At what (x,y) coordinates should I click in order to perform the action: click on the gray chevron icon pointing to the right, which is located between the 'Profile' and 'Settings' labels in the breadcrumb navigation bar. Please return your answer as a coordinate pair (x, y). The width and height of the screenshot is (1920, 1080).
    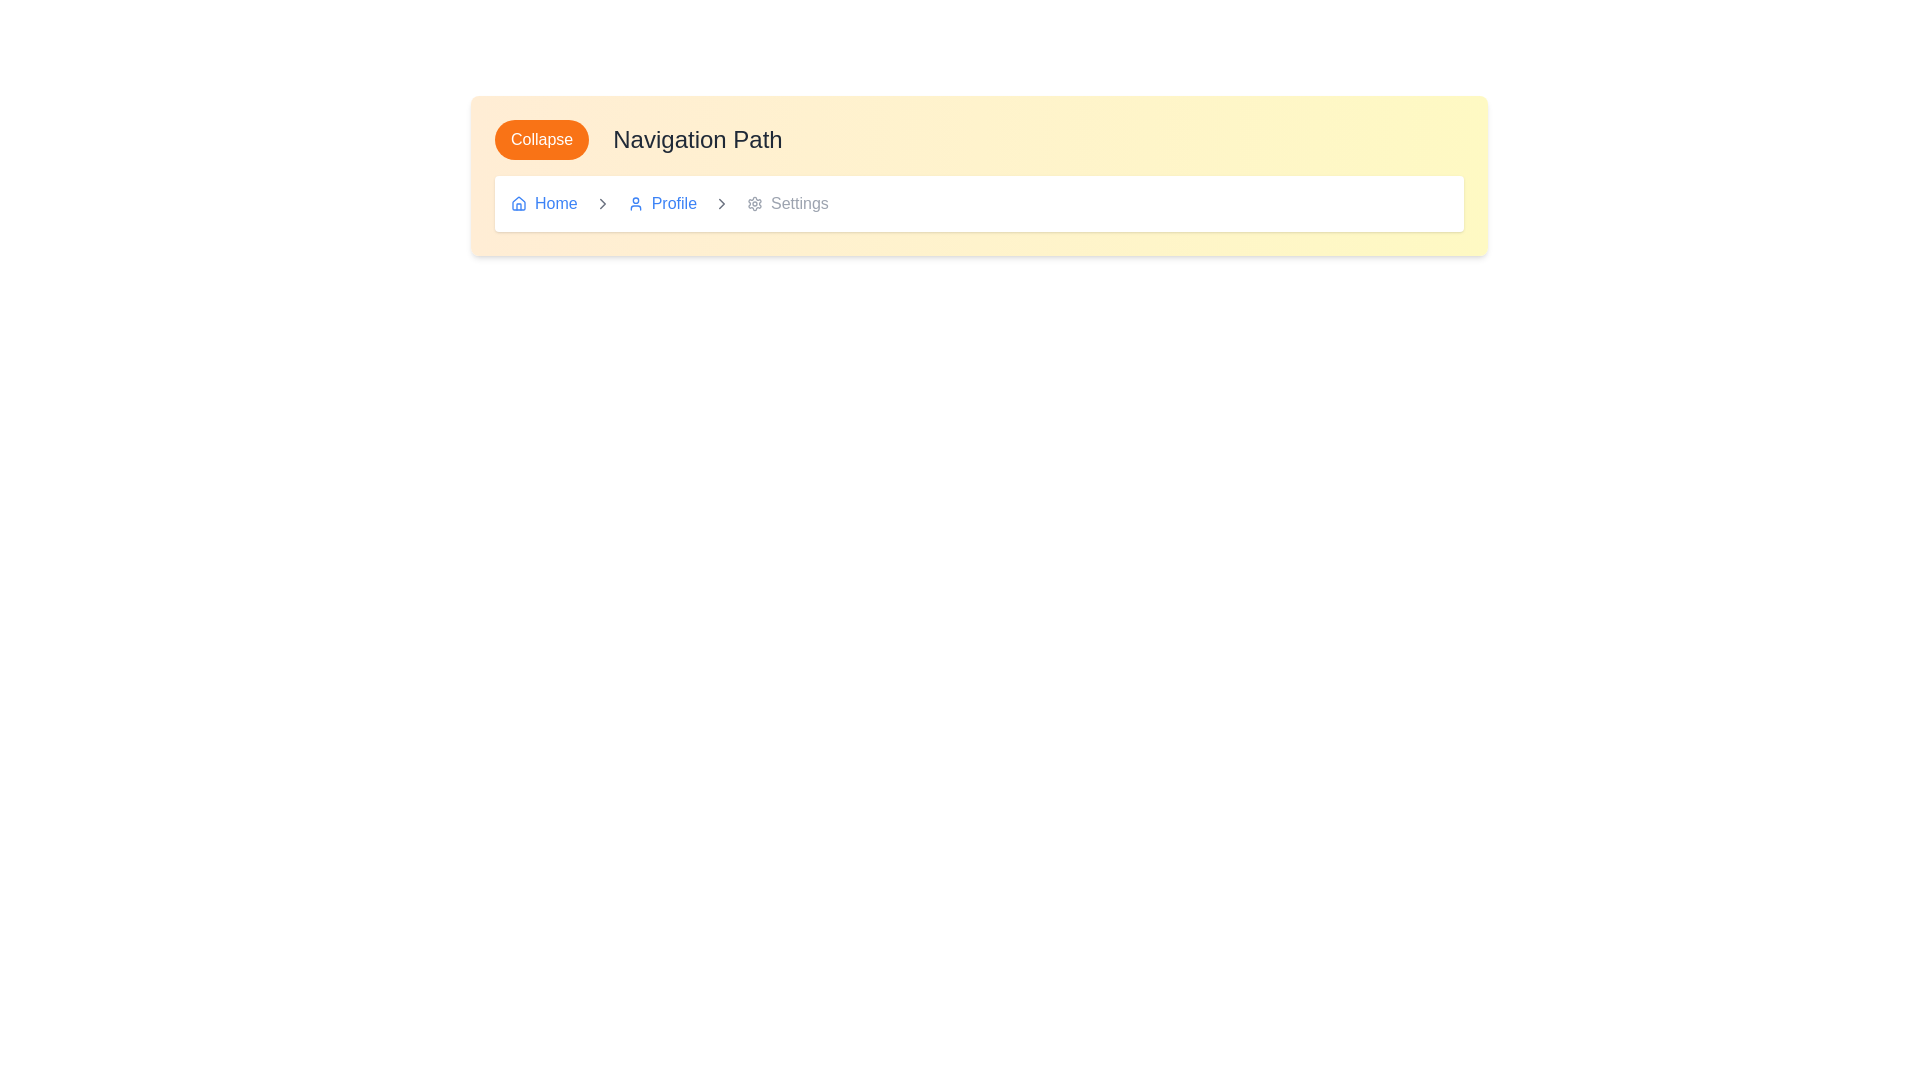
    Looking at the image, I should click on (721, 204).